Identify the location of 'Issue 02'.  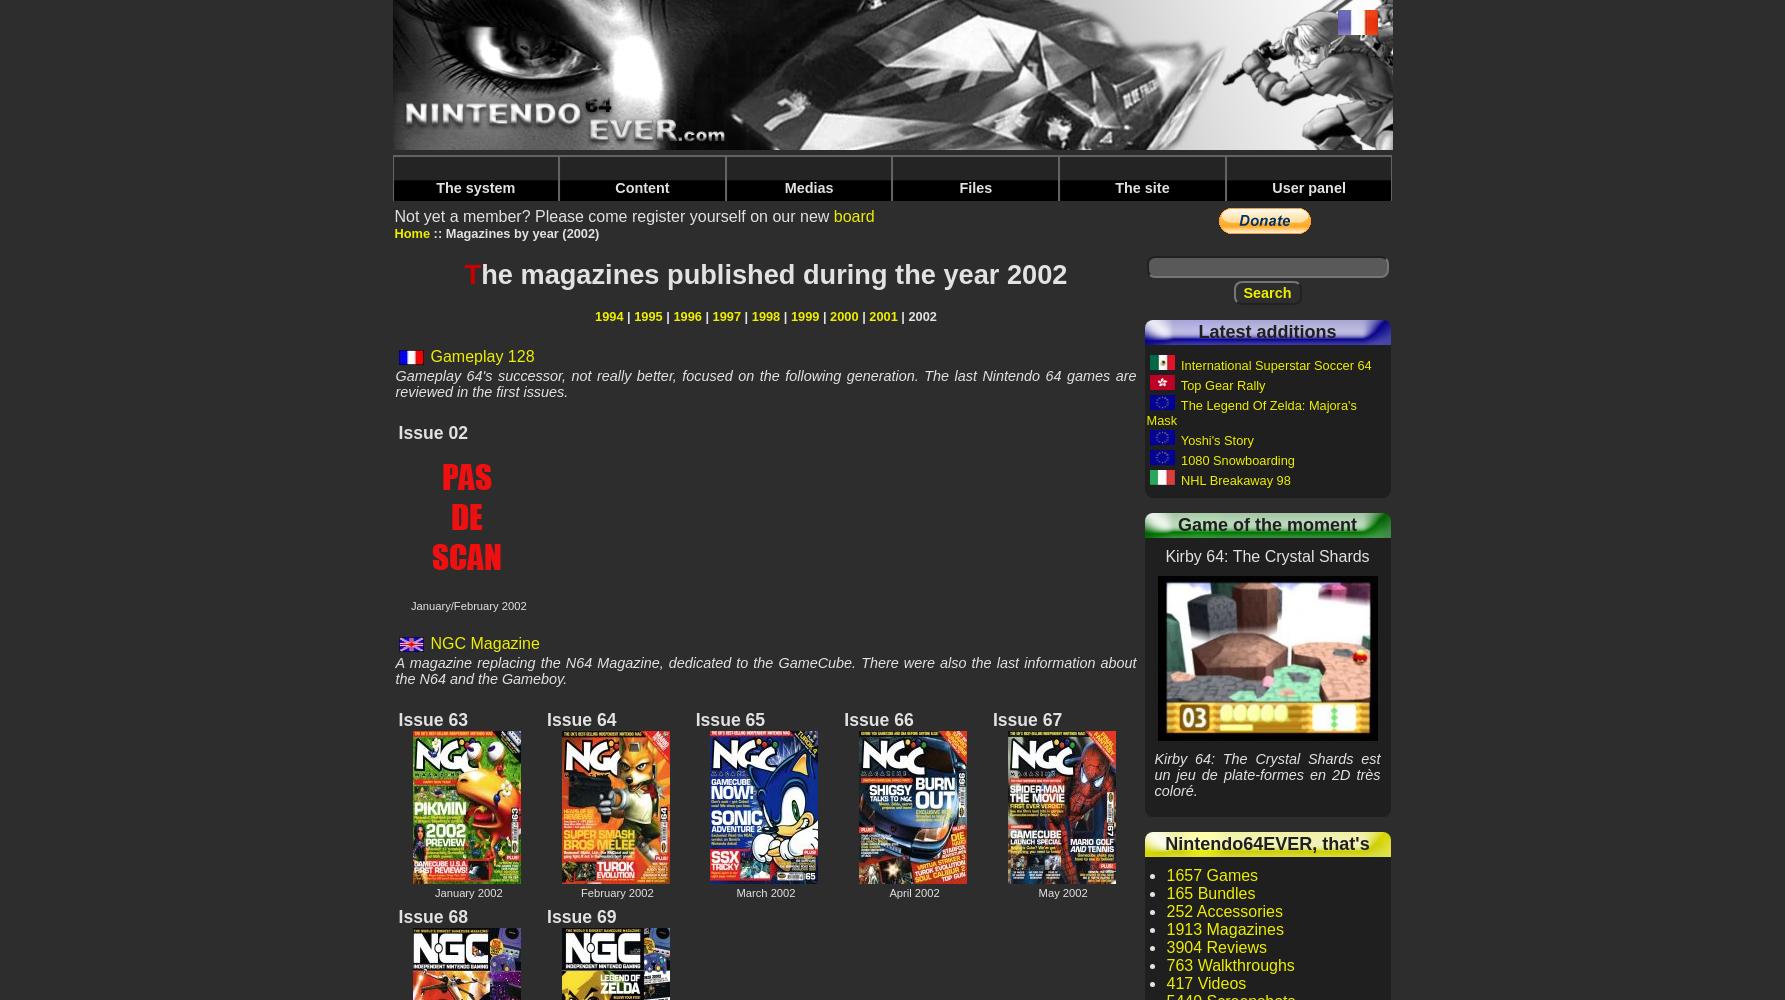
(431, 433).